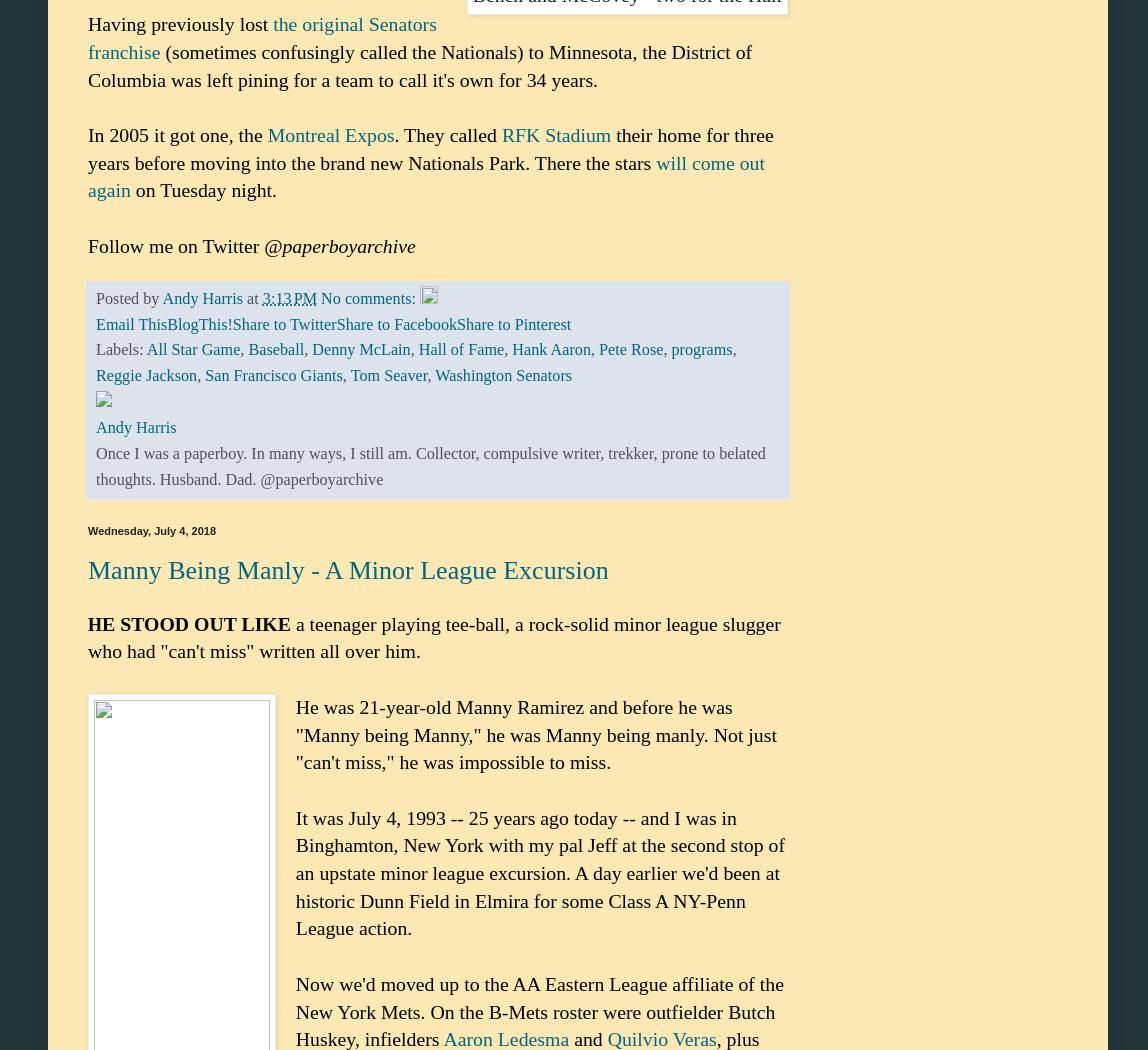 The height and width of the screenshot is (1050, 1148). What do you see at coordinates (192, 348) in the screenshot?
I see `'All Star Game'` at bounding box center [192, 348].